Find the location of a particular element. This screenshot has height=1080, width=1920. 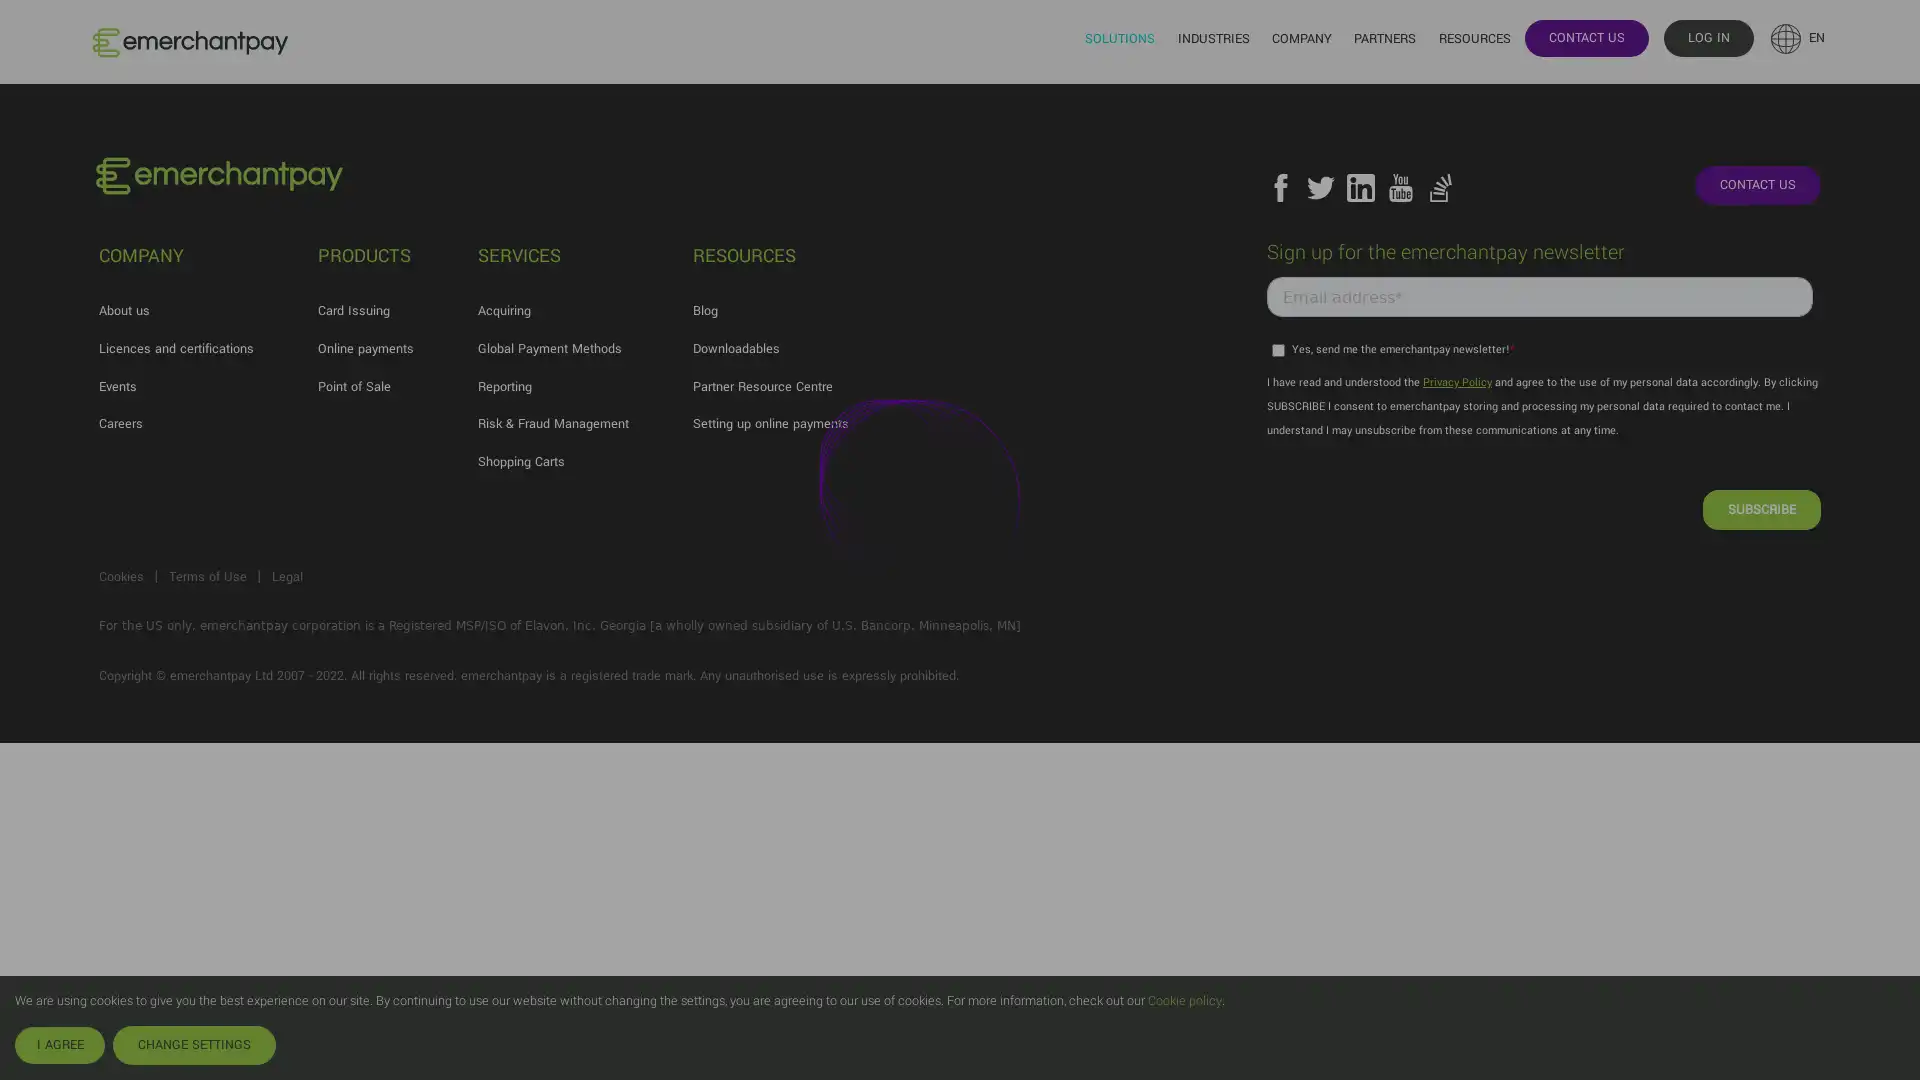

I AGREE is located at coordinates (59, 1044).